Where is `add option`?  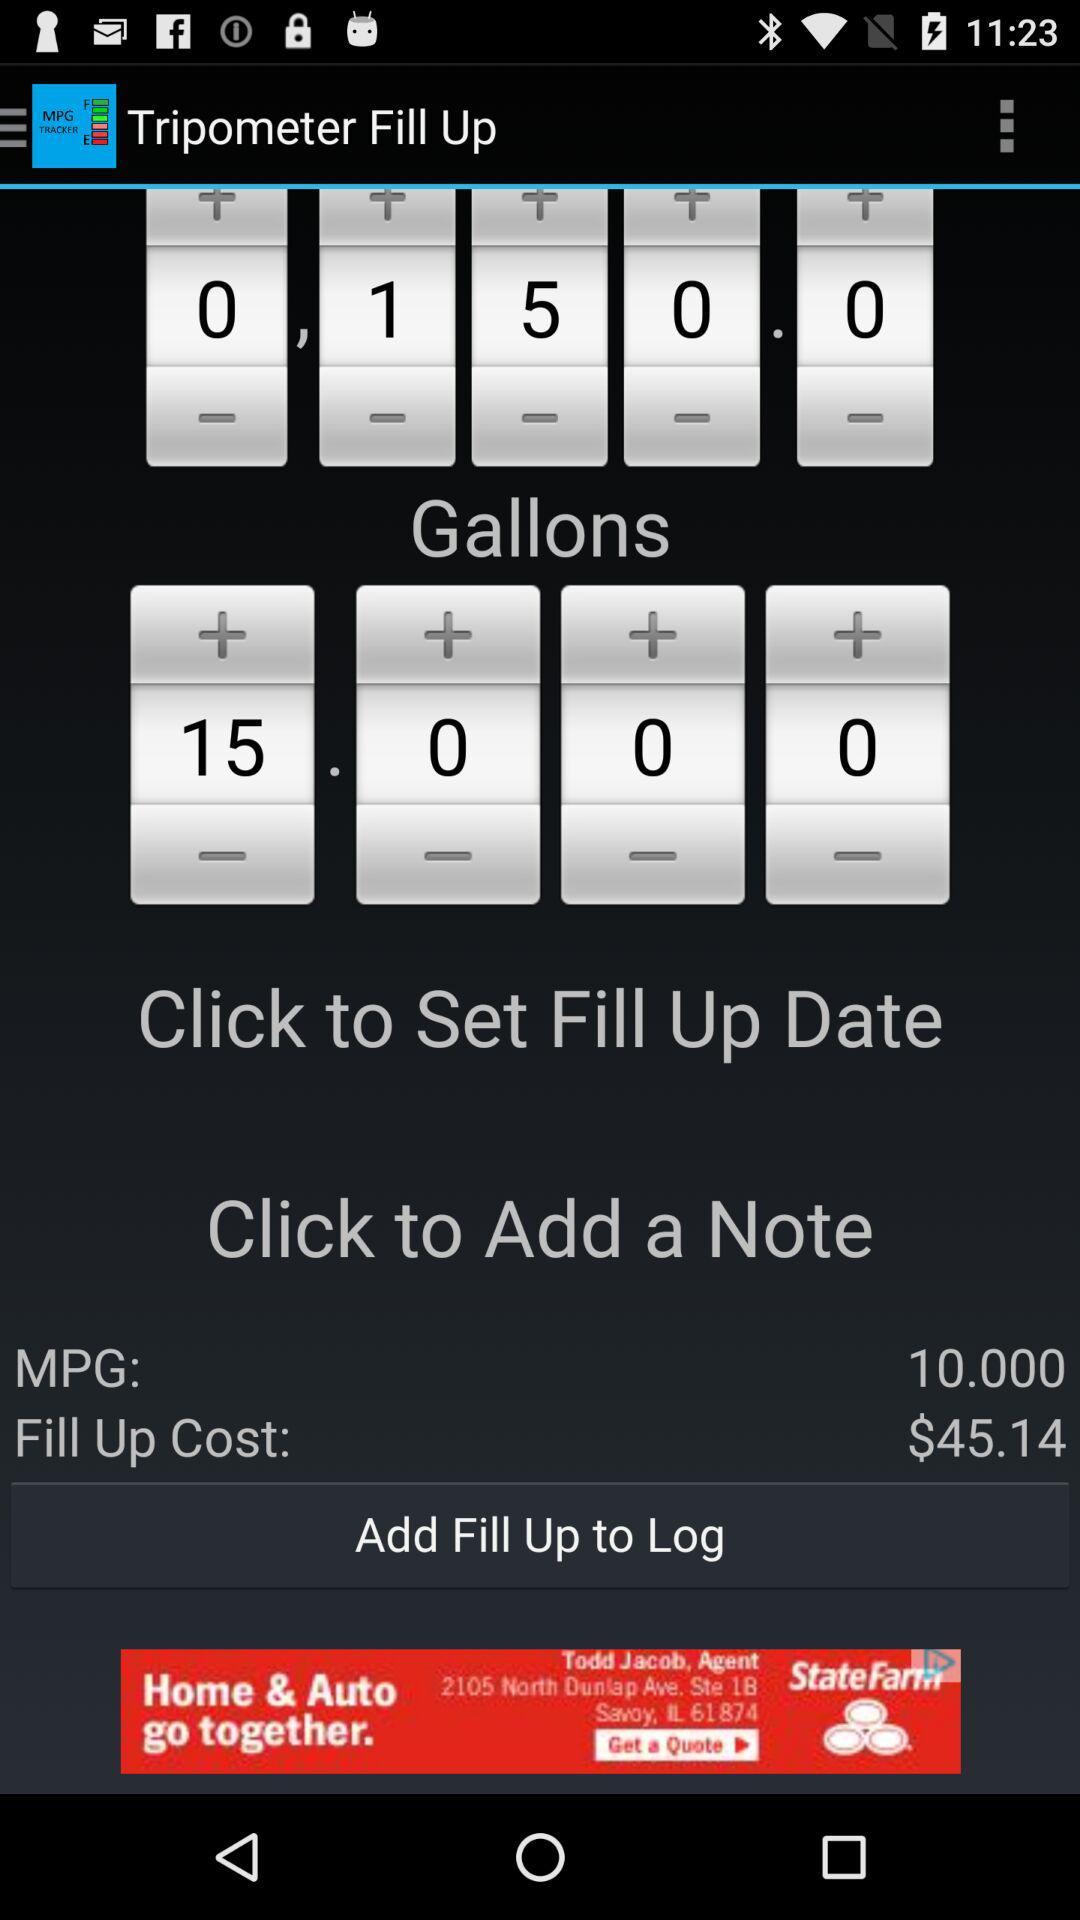
add option is located at coordinates (222, 629).